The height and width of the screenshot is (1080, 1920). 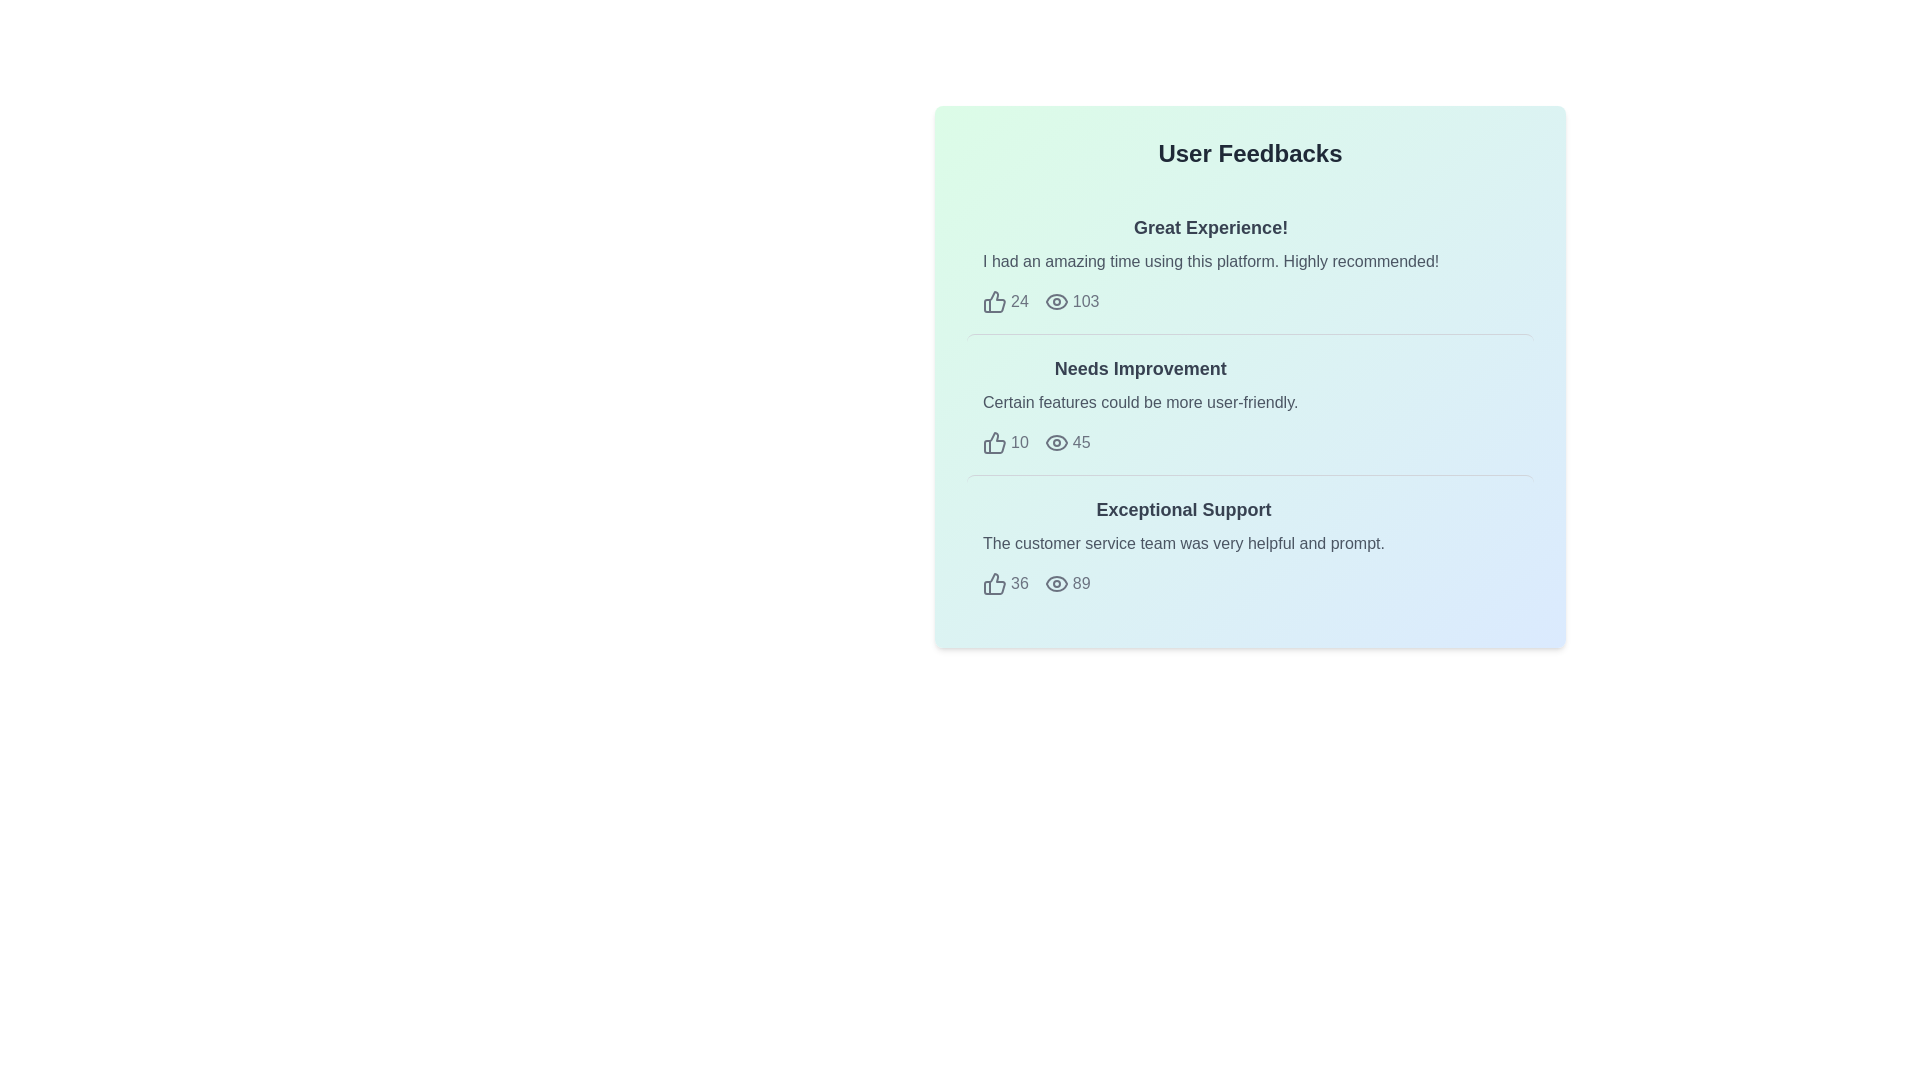 I want to click on the feedback item titled 'Exceptional Support', so click(x=1249, y=545).